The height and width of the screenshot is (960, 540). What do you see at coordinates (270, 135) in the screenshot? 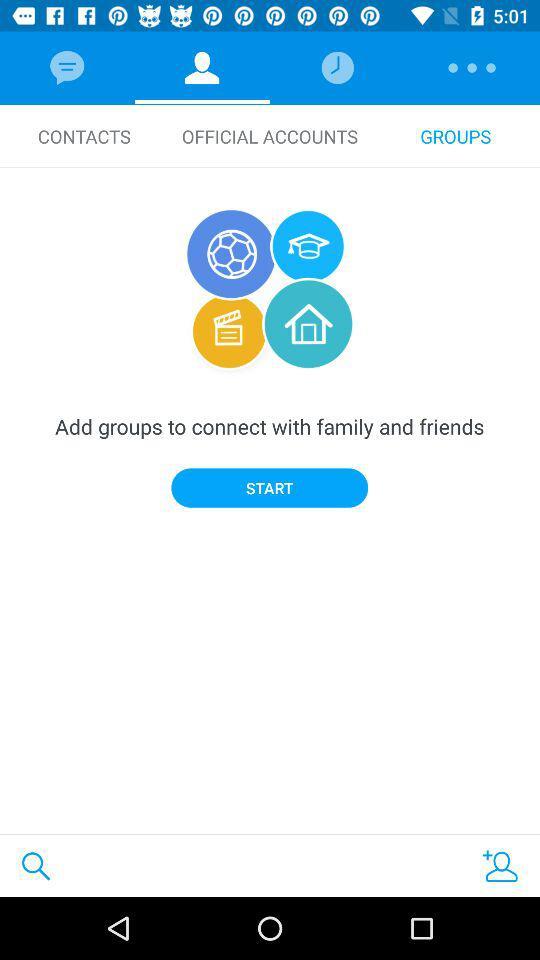
I see `the icon to the right of contacts item` at bounding box center [270, 135].